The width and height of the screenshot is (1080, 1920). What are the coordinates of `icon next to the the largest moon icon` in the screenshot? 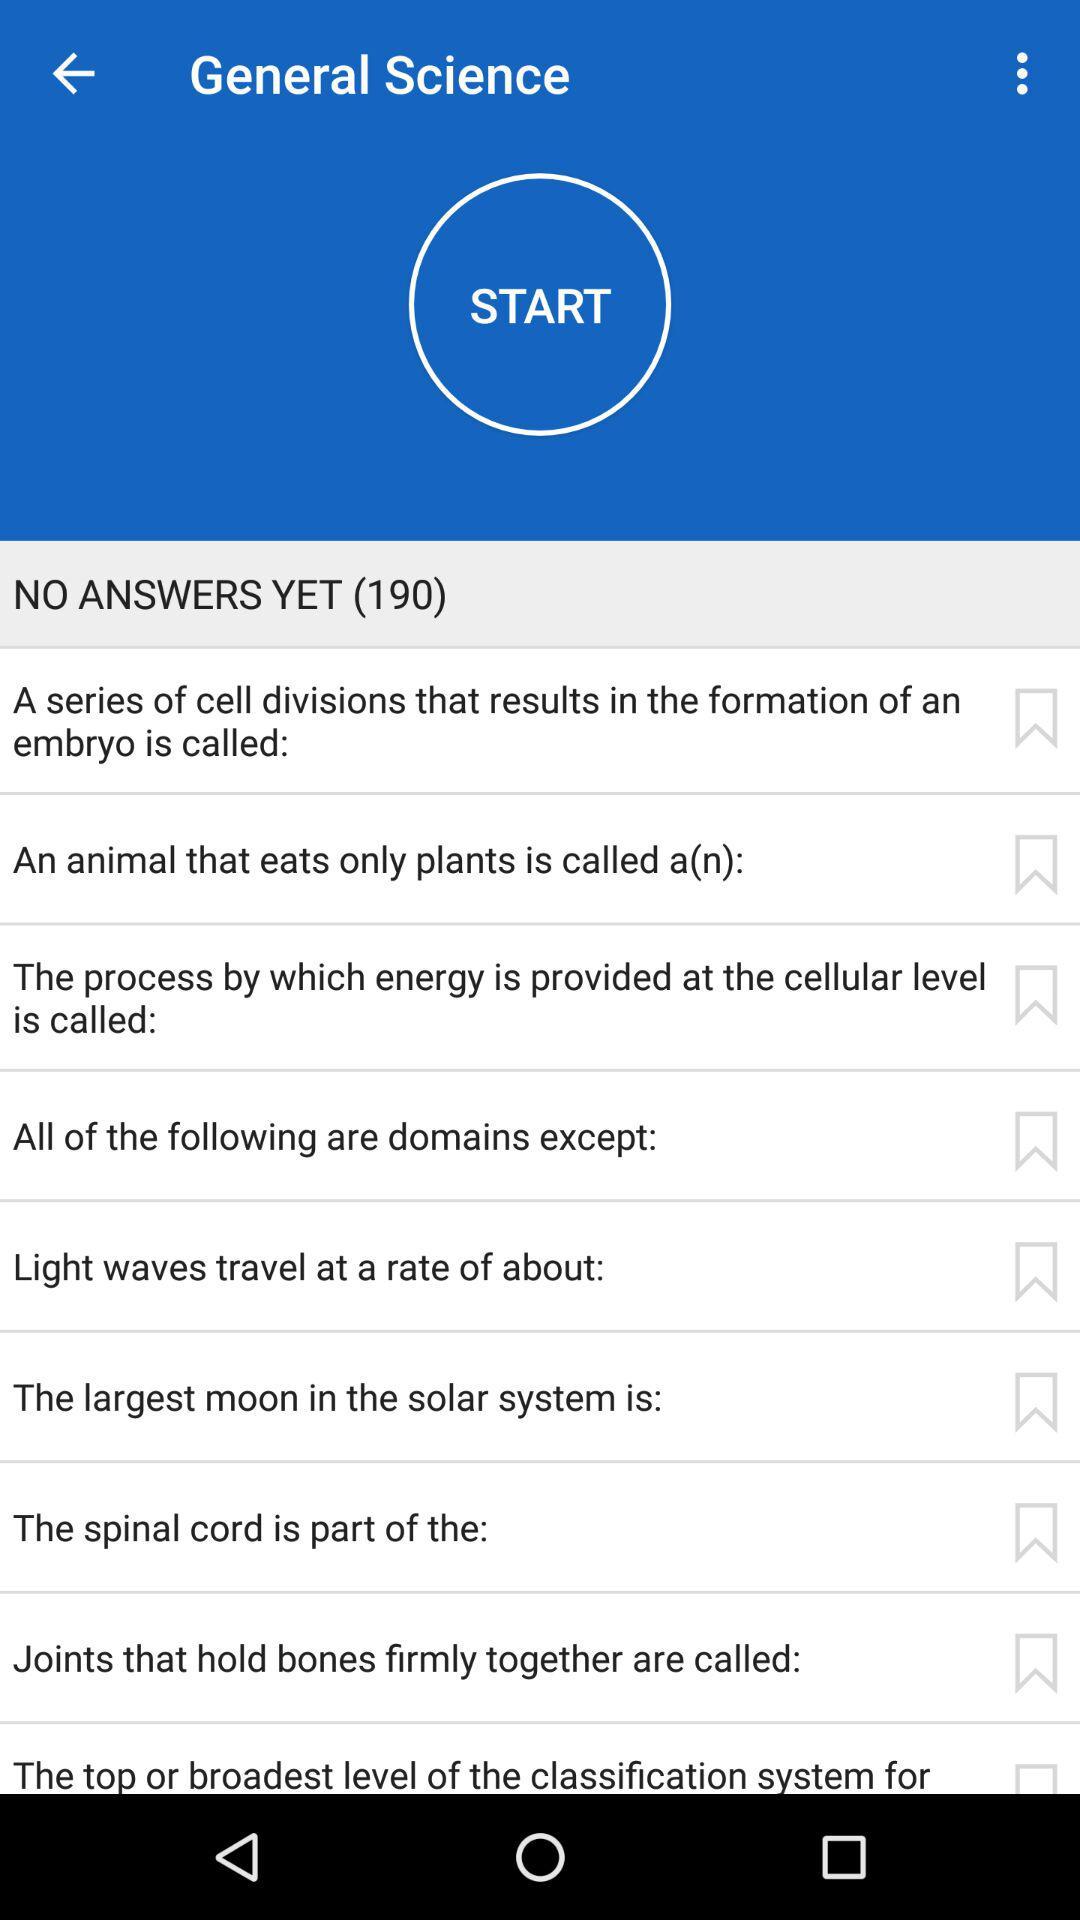 It's located at (1035, 1401).